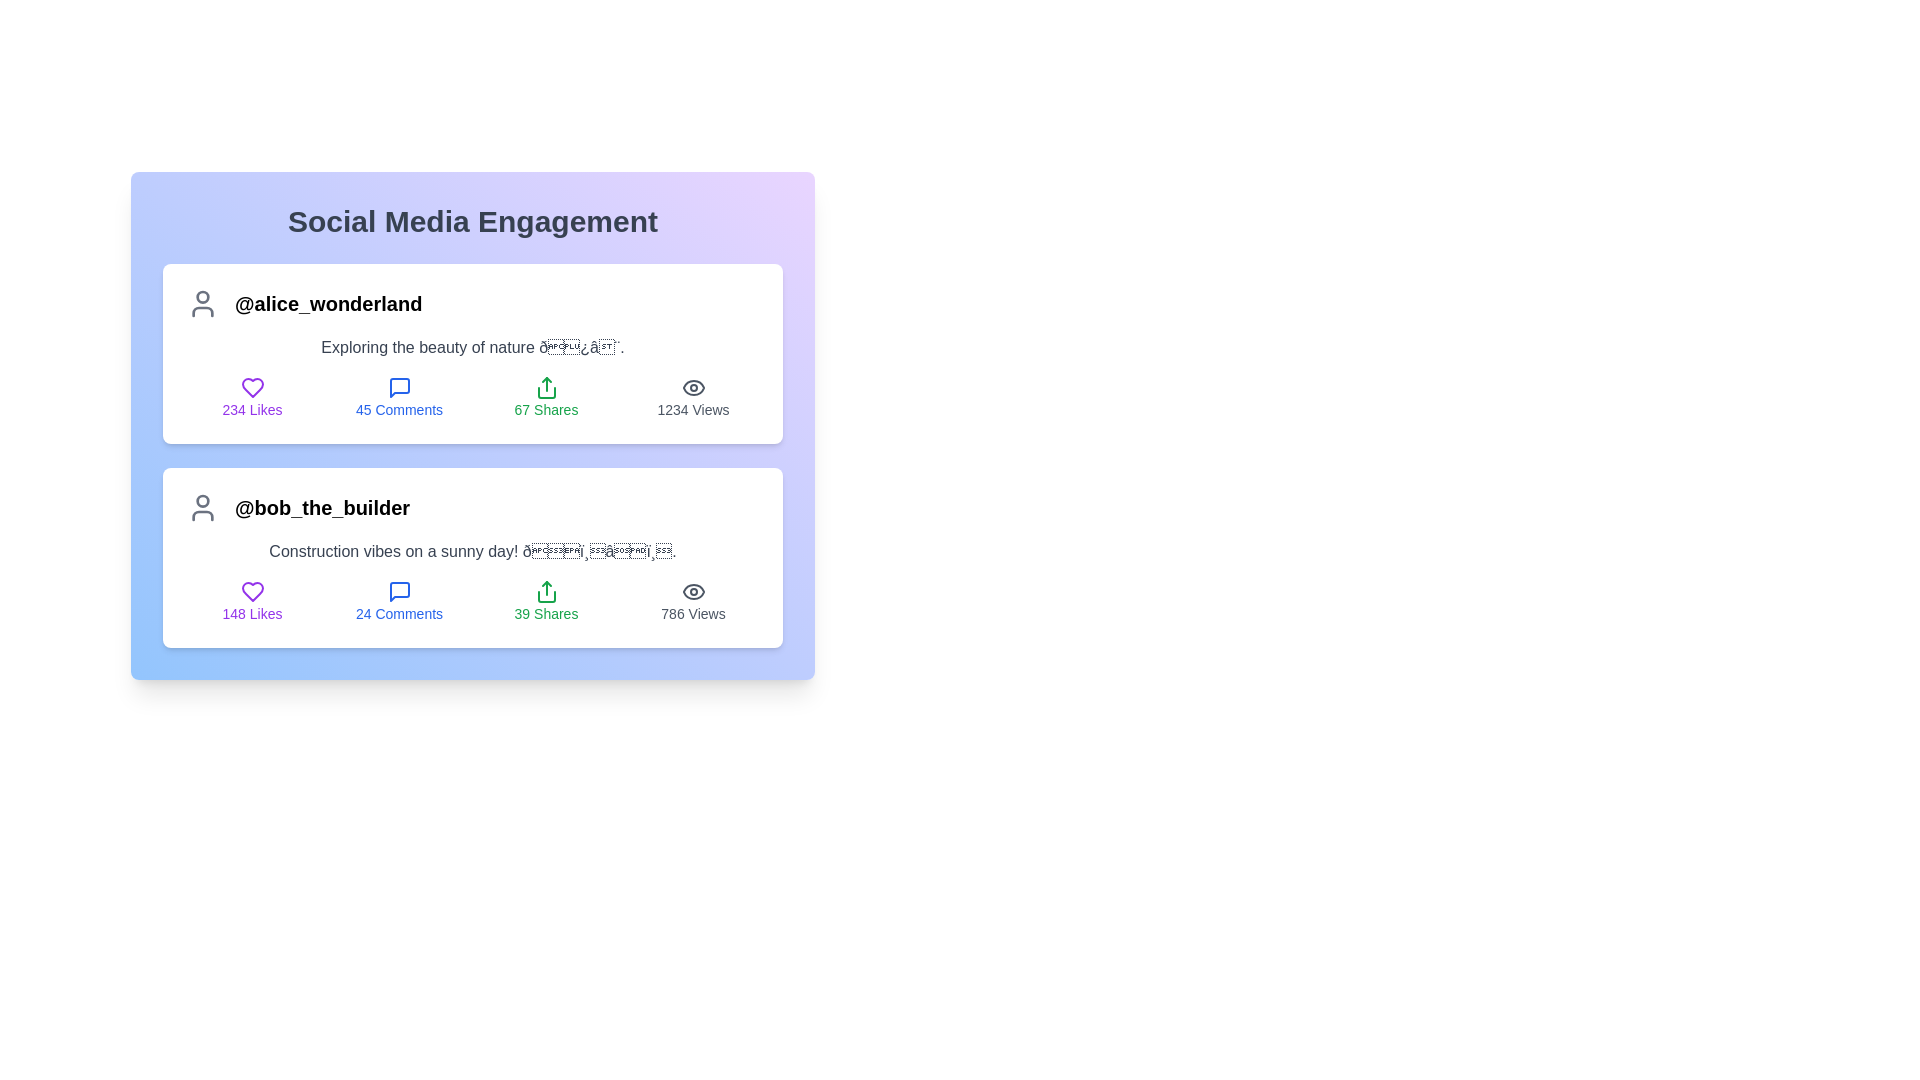 The height and width of the screenshot is (1080, 1920). What do you see at coordinates (251, 408) in the screenshot?
I see `the text label displaying '234 Likes', which is styled in purple and located to the right of a purple heart icon, part of the engagement metrics for user '@alice_wonderland'` at bounding box center [251, 408].